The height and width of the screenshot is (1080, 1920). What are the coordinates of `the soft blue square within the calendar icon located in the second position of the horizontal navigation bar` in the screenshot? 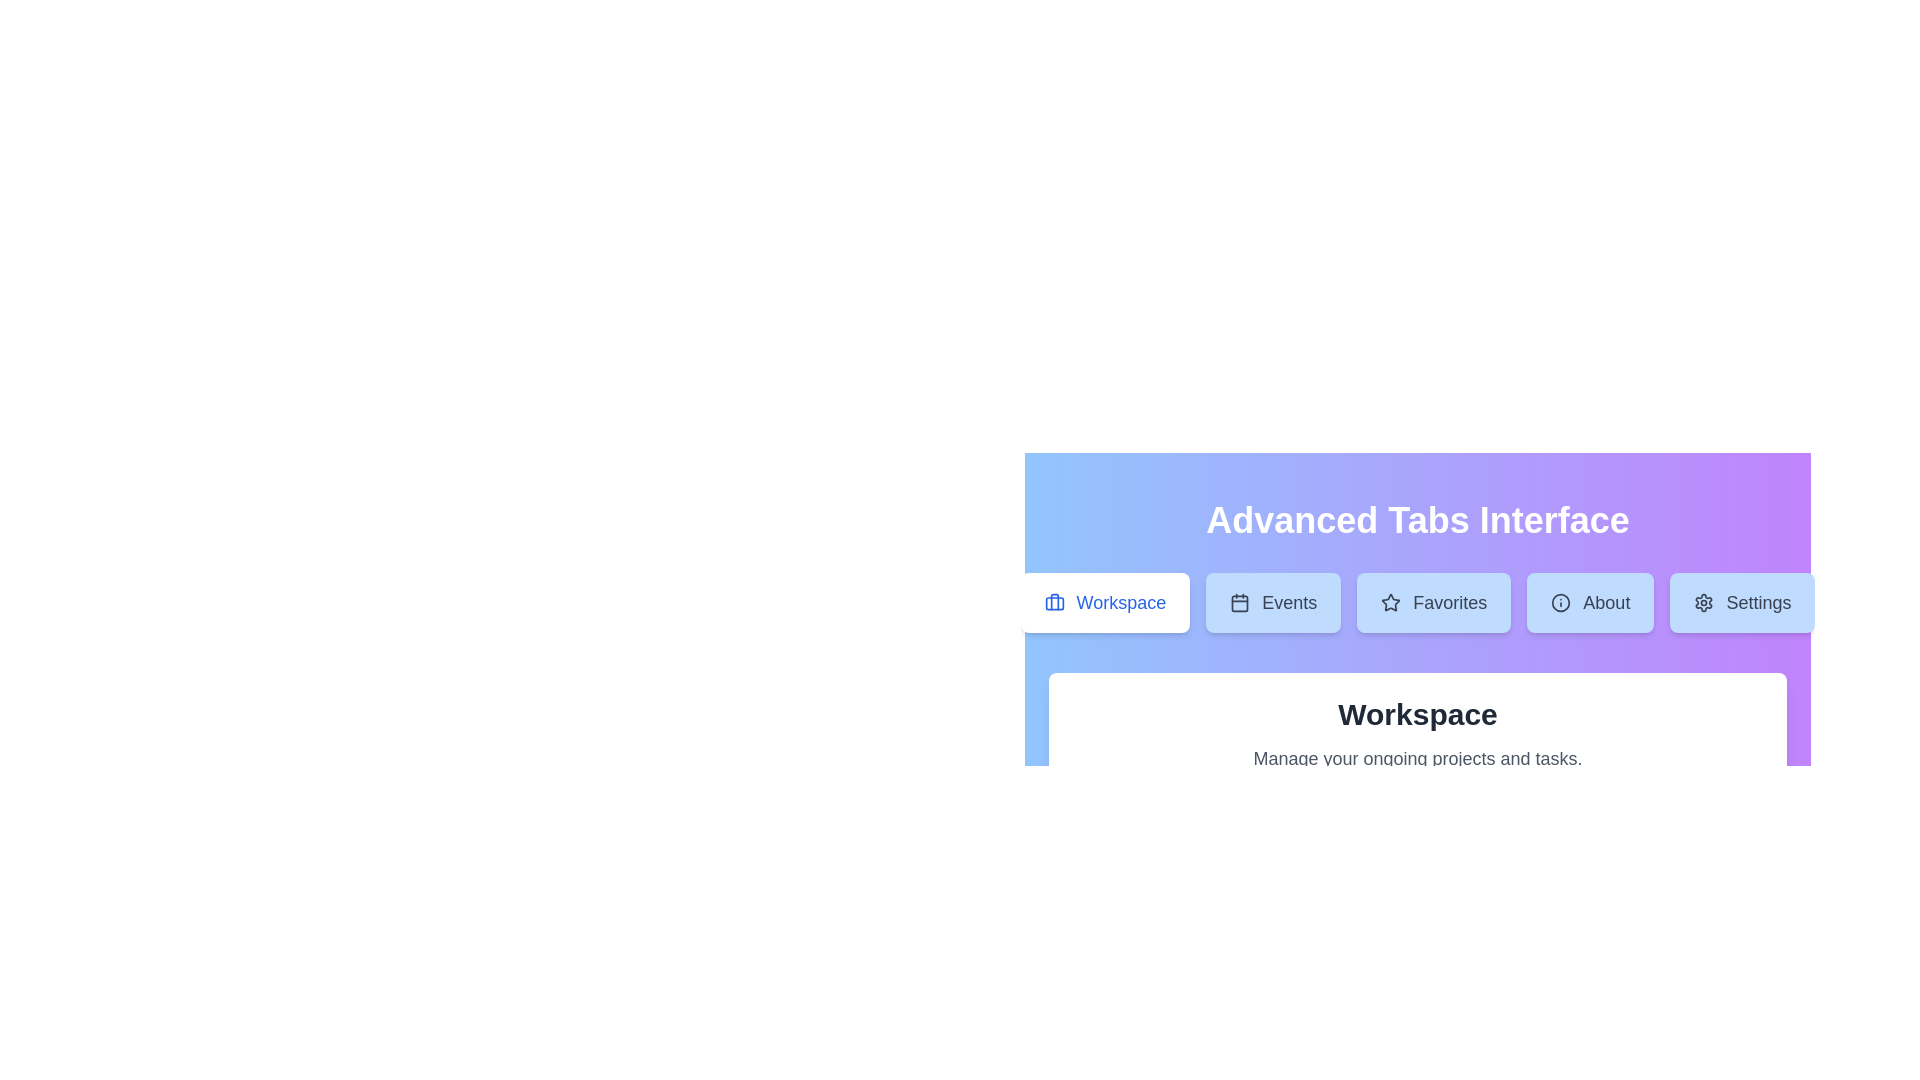 It's located at (1239, 602).